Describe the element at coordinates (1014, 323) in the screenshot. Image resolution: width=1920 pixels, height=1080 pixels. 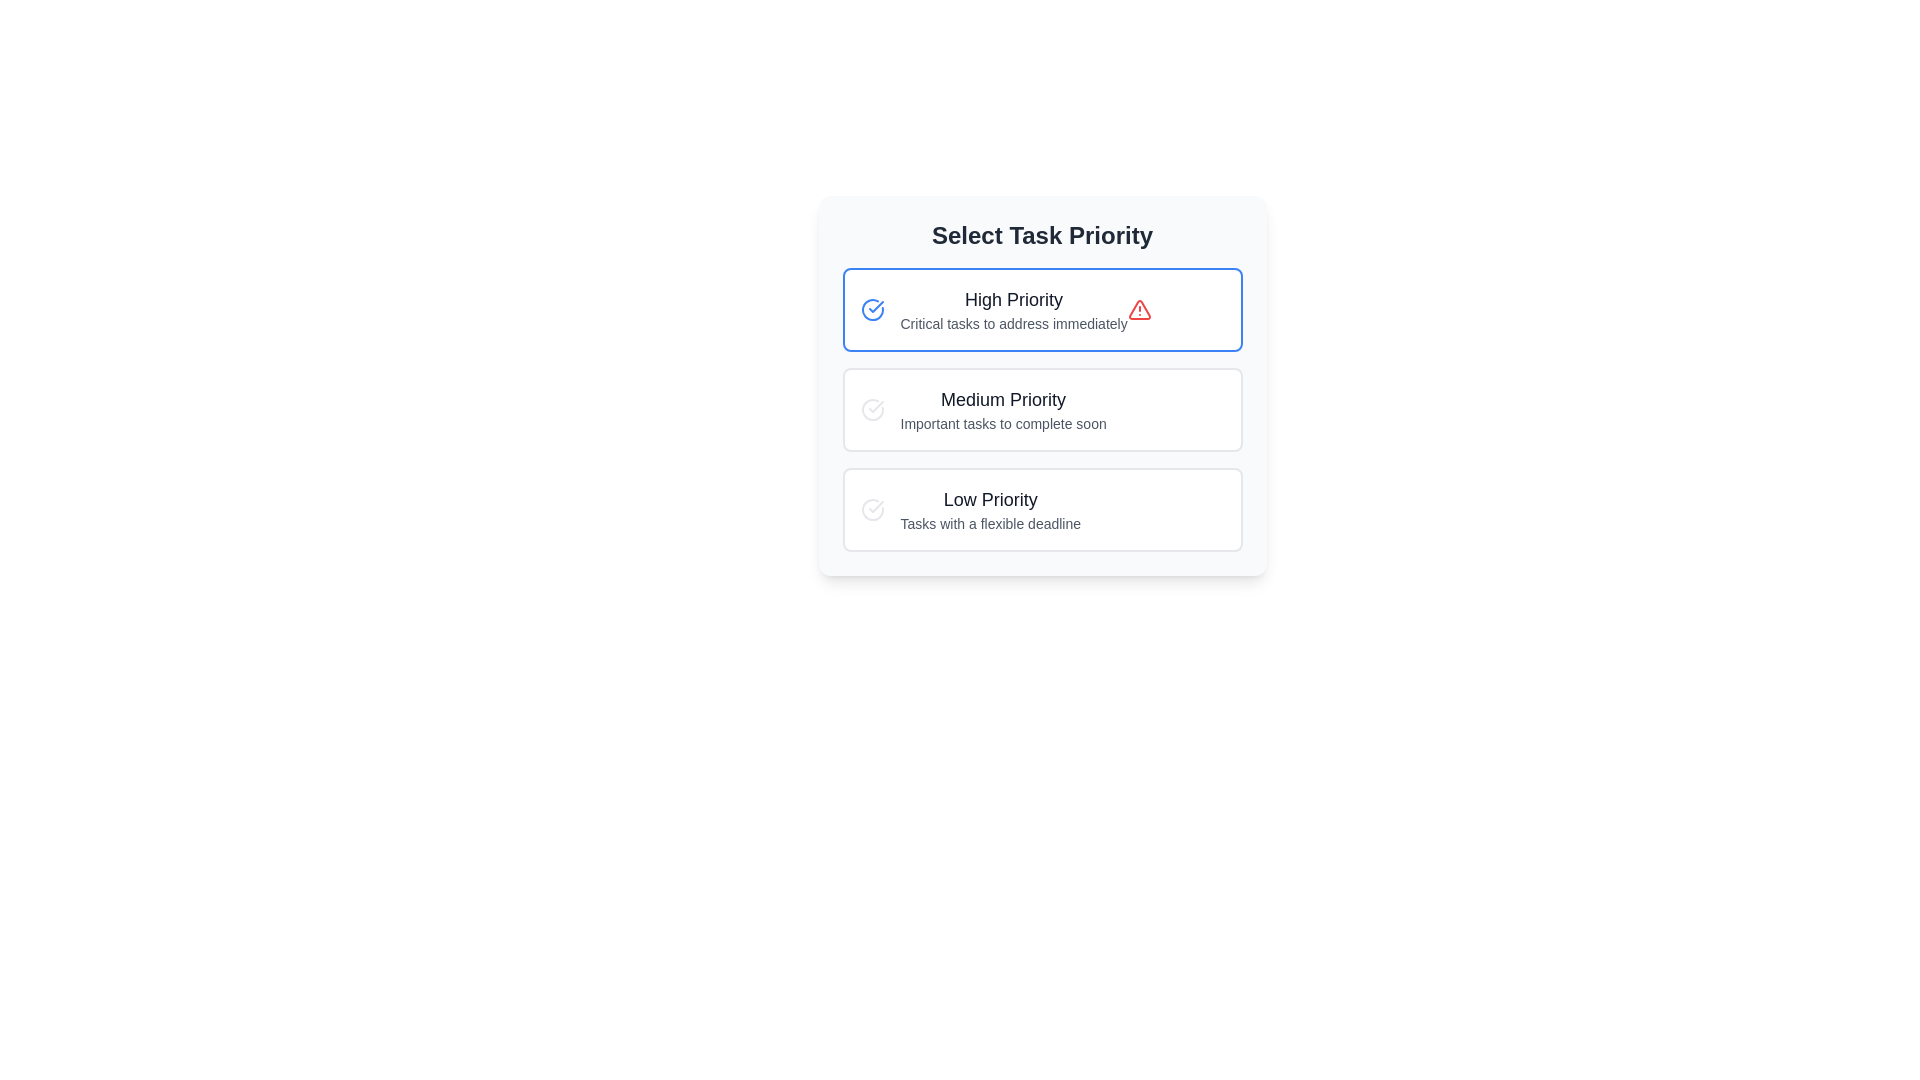
I see `the text label reading 'Critical tasks to address immediately', which is positioned below the 'High Priority' heading in the task selection interface` at that location.